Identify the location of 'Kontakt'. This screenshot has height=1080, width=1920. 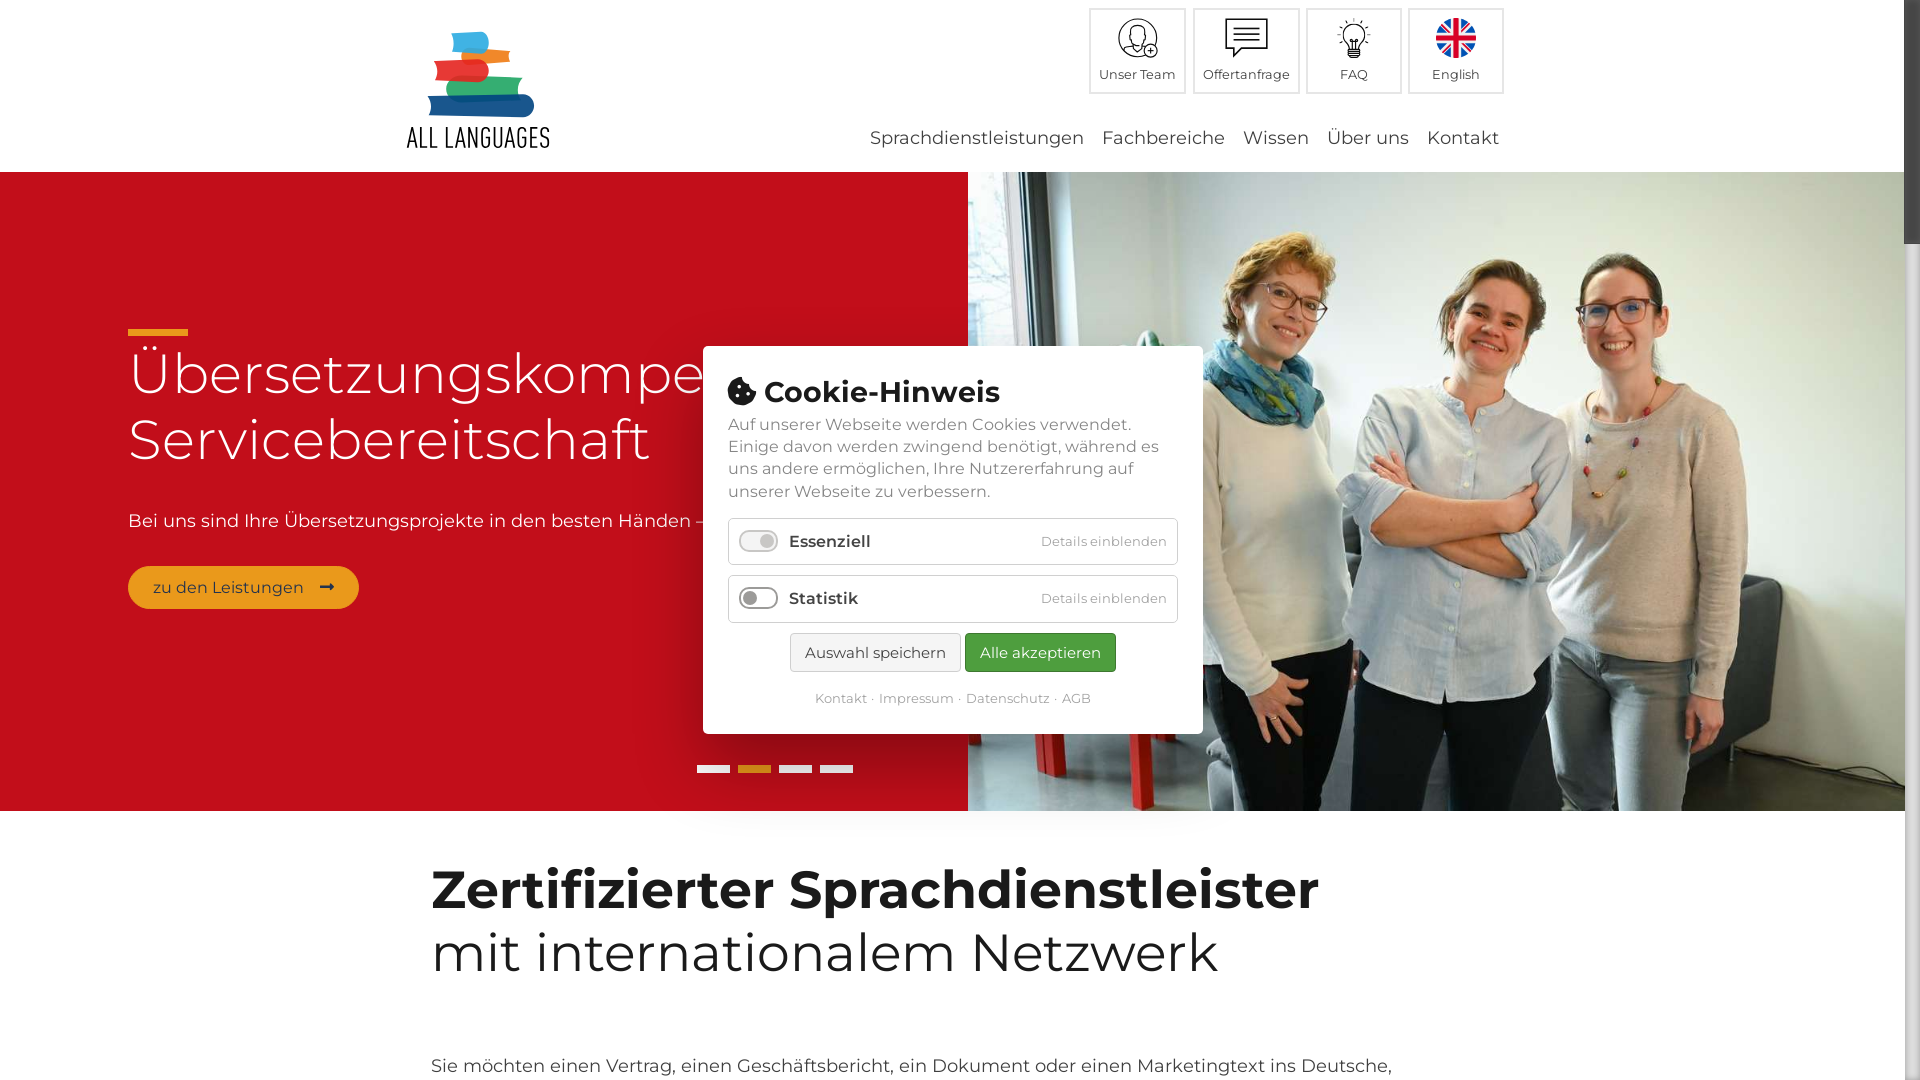
(840, 697).